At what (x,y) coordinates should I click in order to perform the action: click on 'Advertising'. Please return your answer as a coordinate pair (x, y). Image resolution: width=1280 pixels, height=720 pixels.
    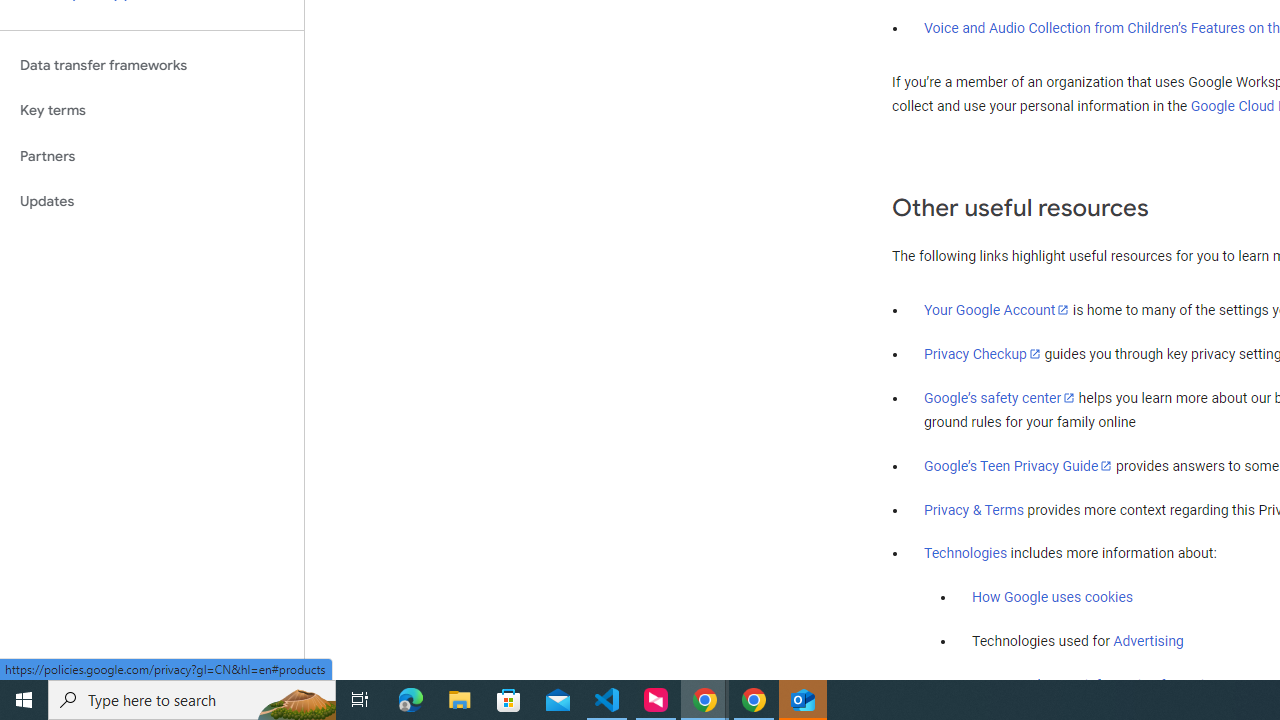
    Looking at the image, I should click on (1148, 641).